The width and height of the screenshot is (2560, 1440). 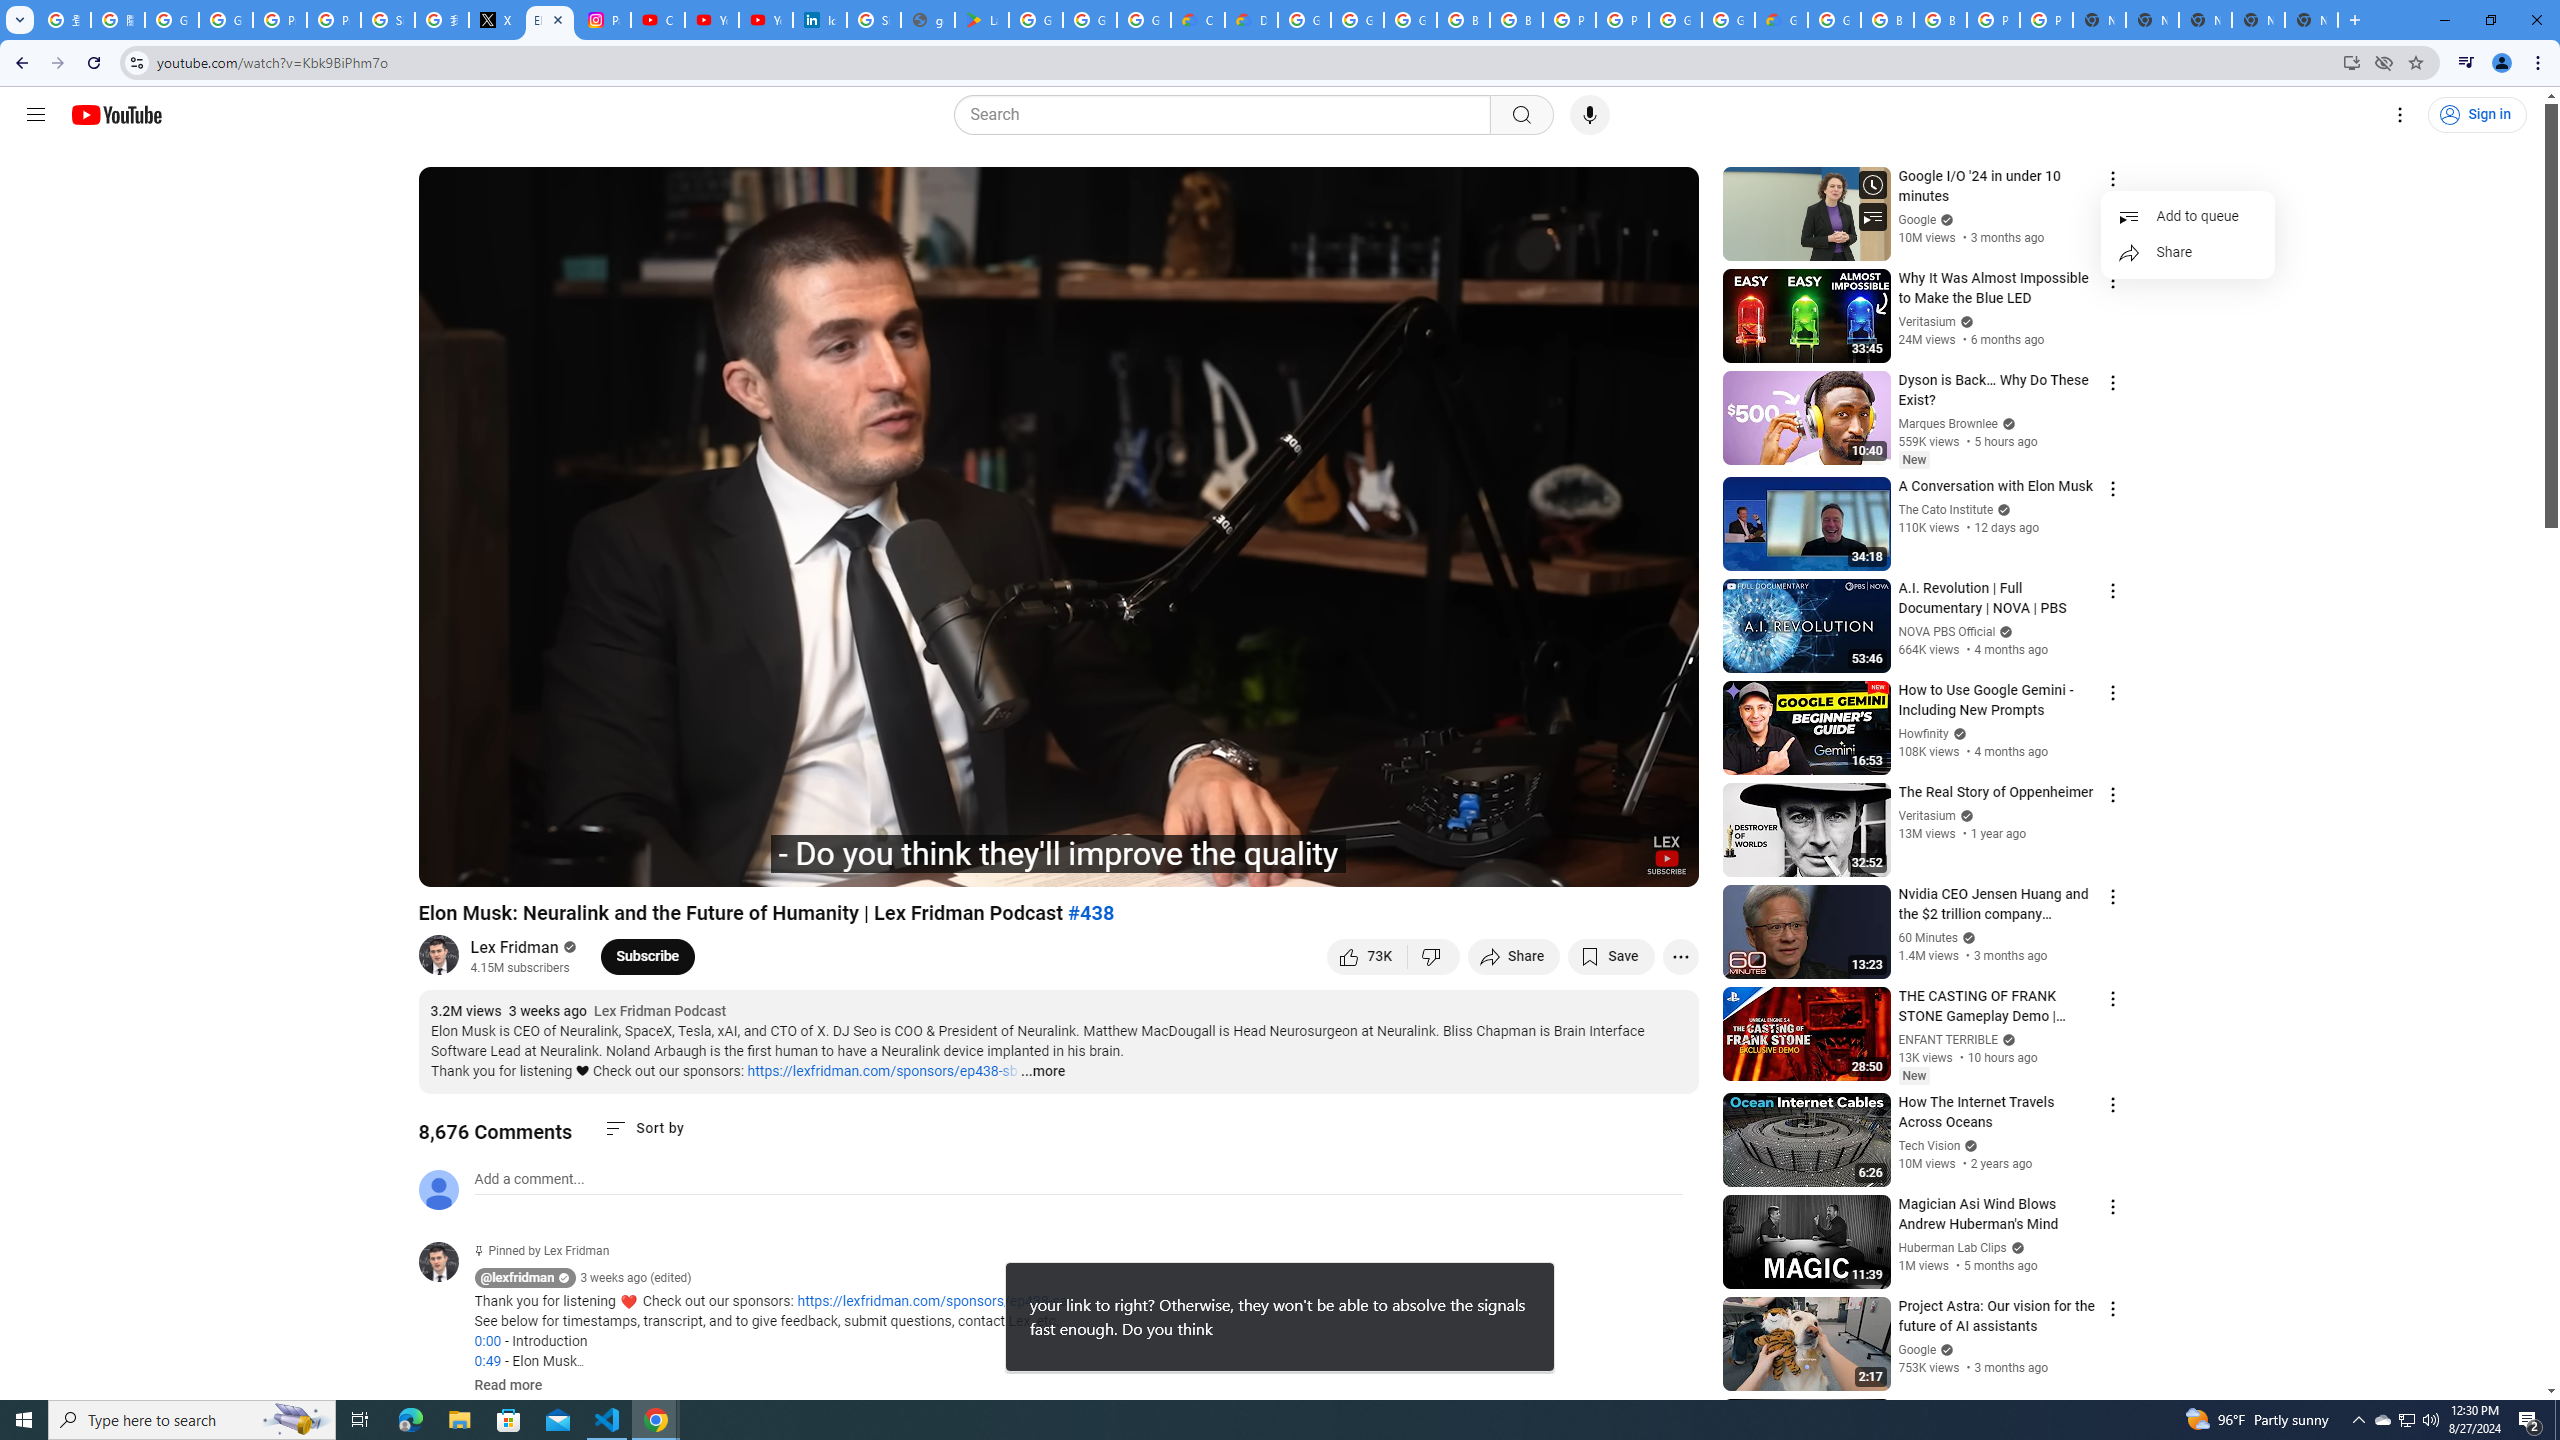 I want to click on '@lexfridman', so click(x=445, y=1261).